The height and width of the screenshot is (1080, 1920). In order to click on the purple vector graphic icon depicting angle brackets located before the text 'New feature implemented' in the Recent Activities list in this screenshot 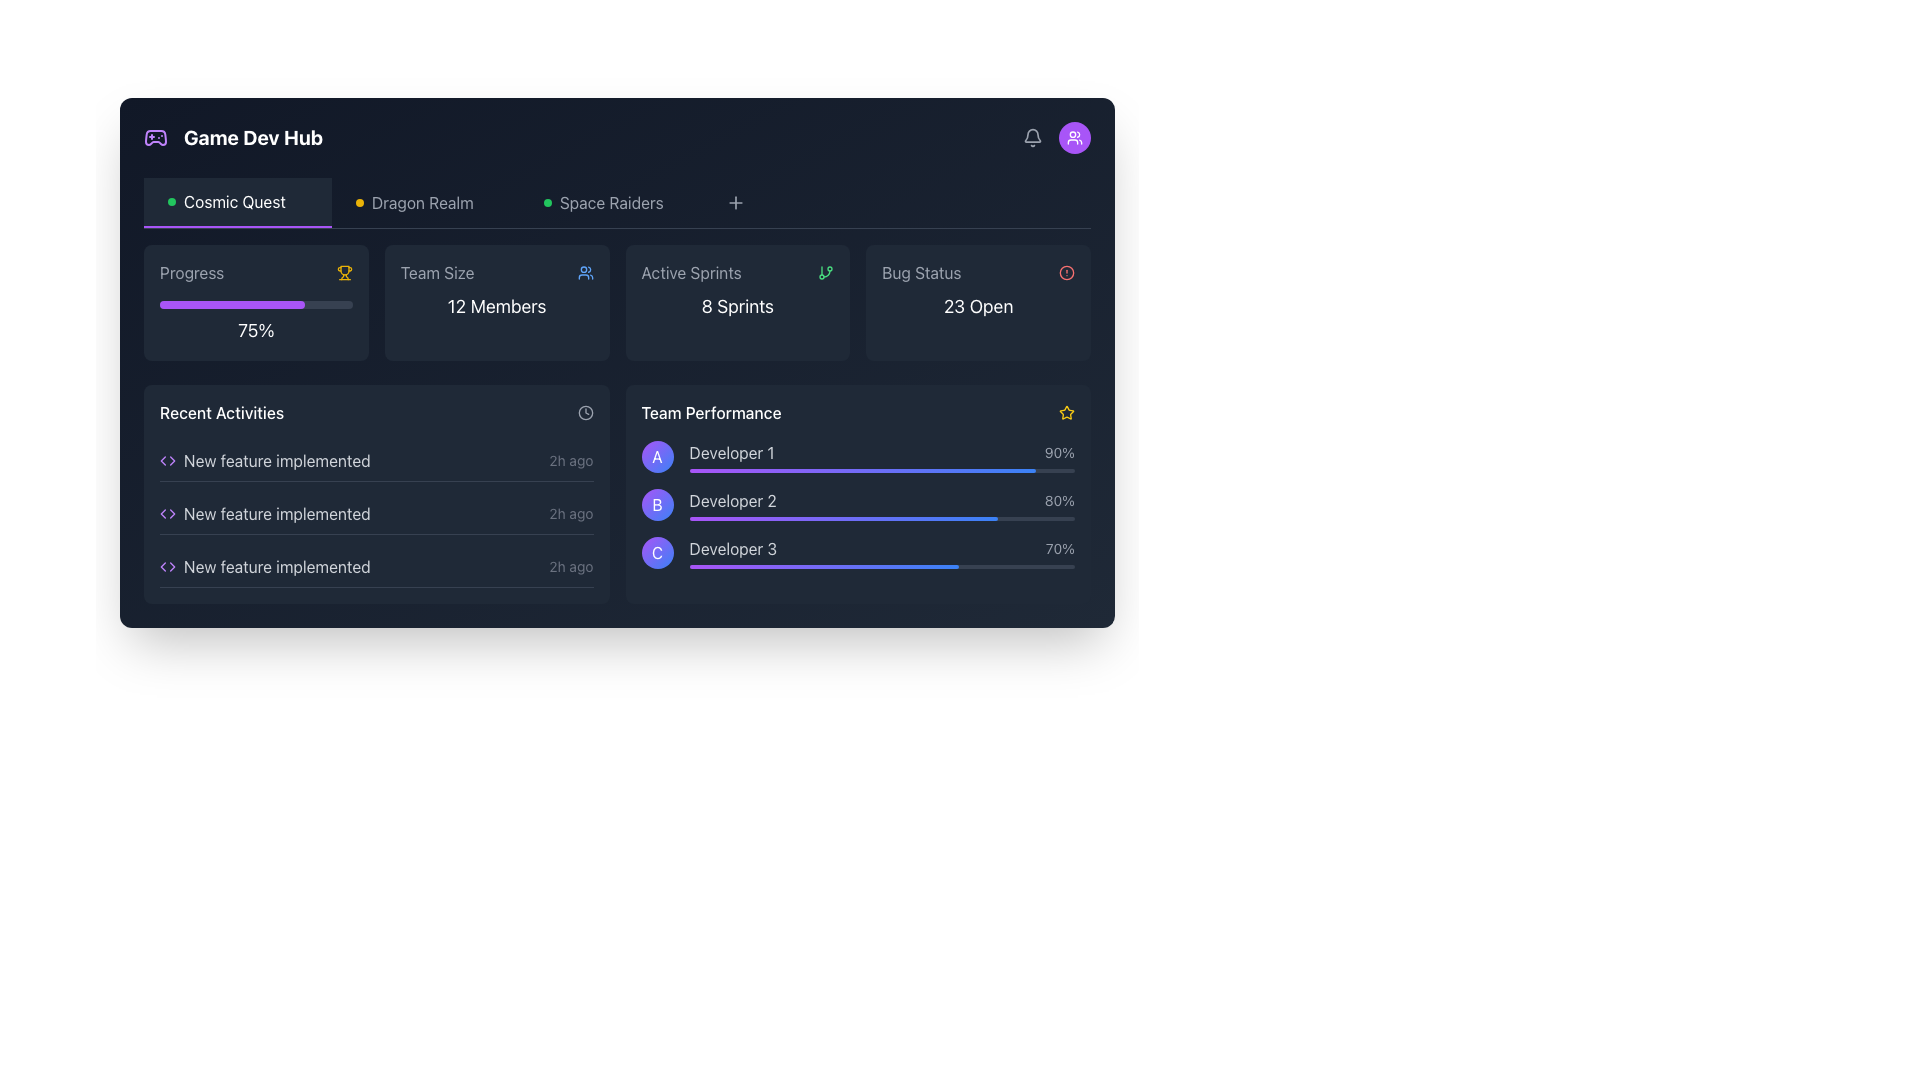, I will do `click(168, 567)`.